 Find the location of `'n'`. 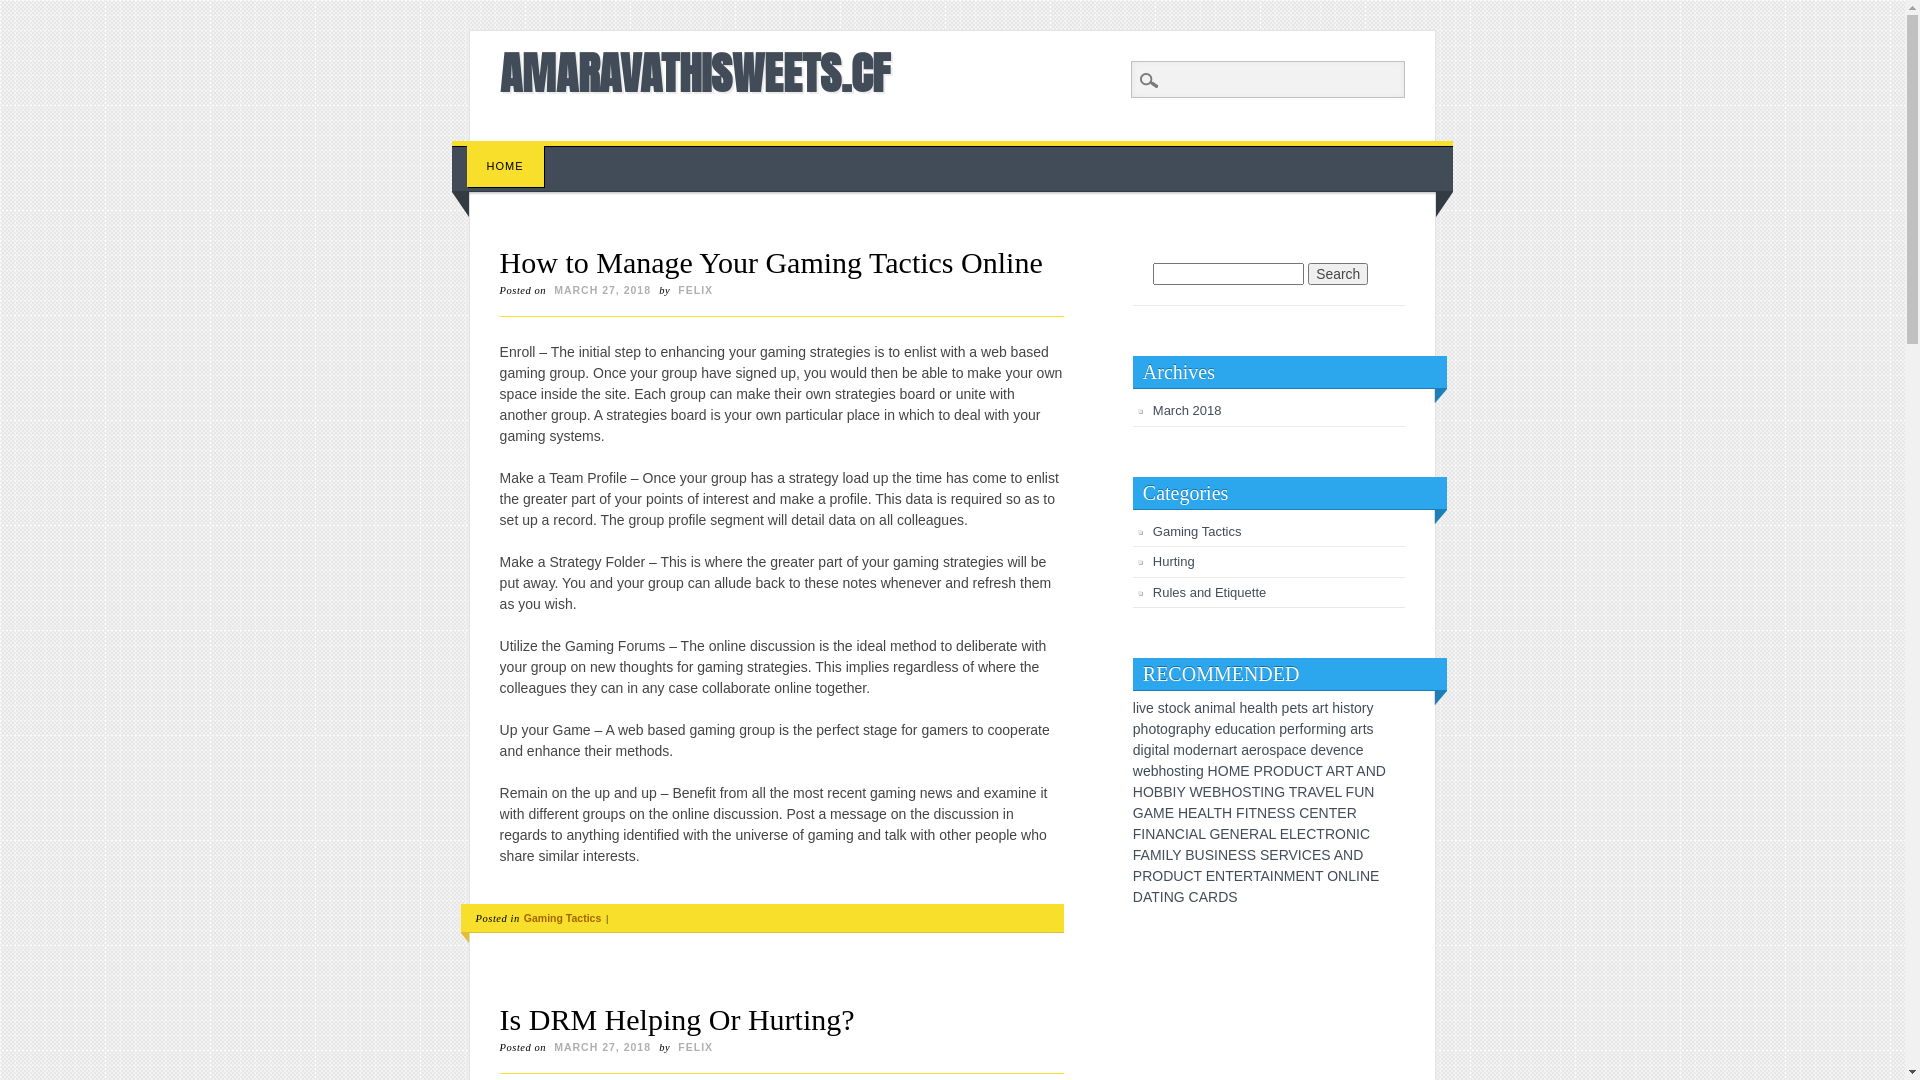

'n' is located at coordinates (1216, 749).